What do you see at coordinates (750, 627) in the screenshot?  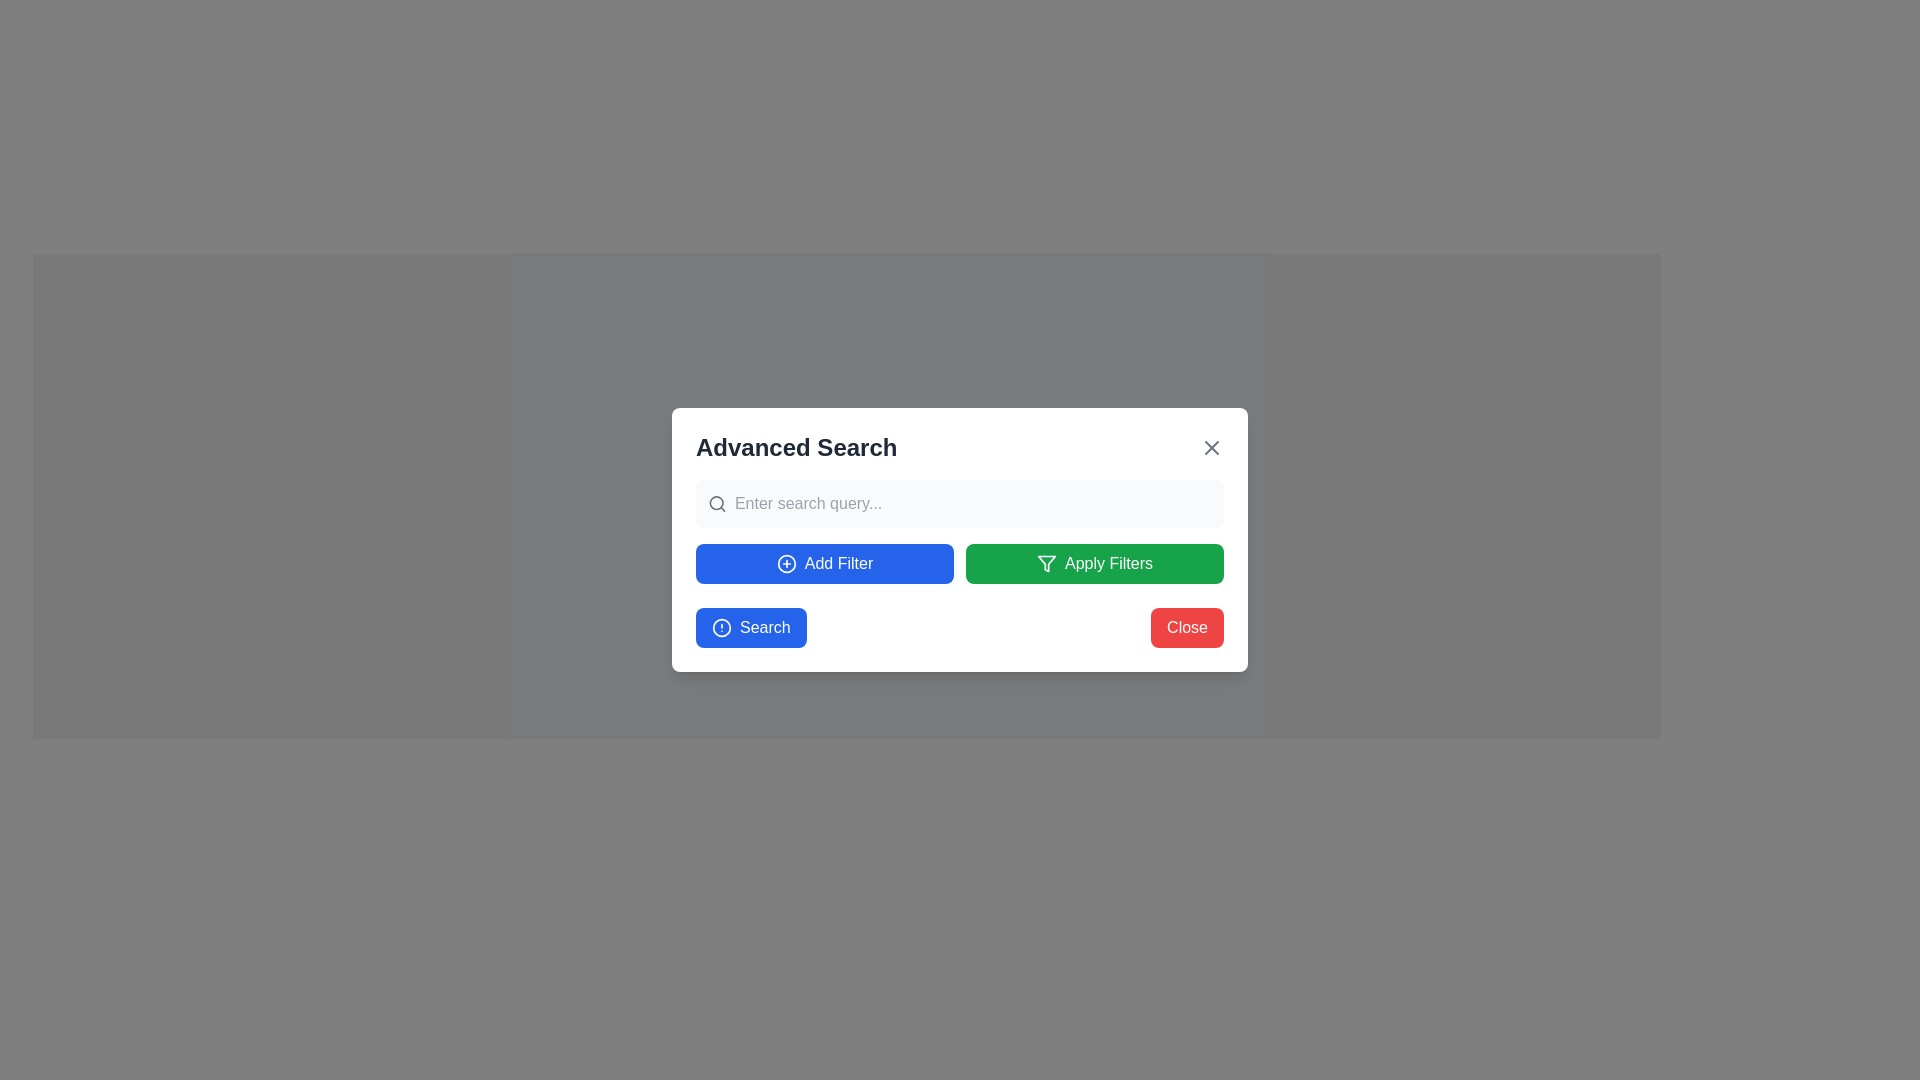 I see `the 'Search' button located at the bottom left corner of the dialog box to initiate a search operation` at bounding box center [750, 627].